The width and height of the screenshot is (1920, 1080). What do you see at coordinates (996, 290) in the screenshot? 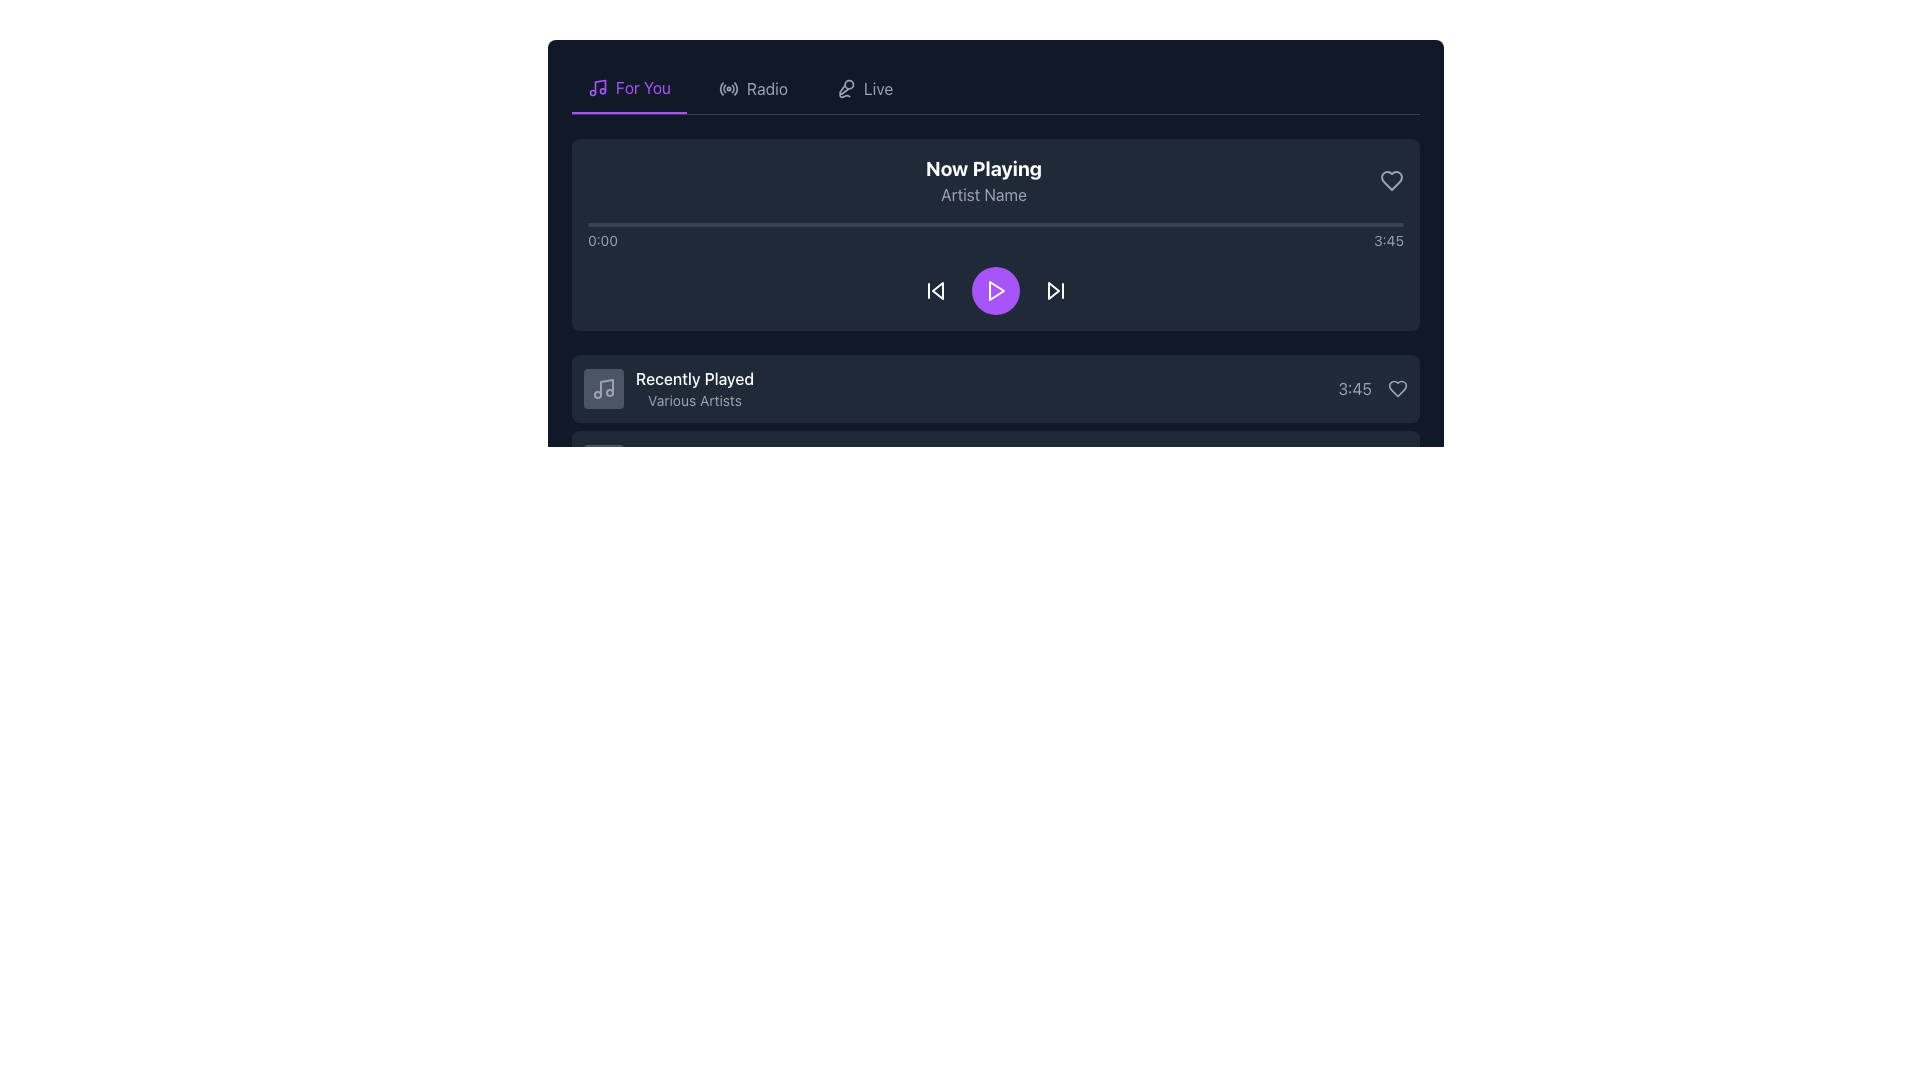
I see `the triangular play icon button with a purple circular background, located centrally in the media player's control bar to play media` at bounding box center [996, 290].